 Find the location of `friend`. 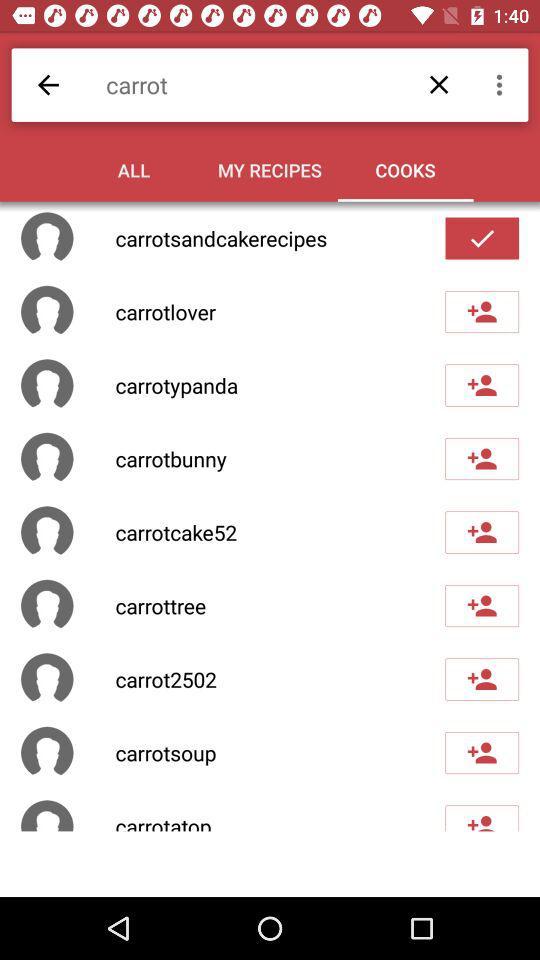

friend is located at coordinates (481, 752).